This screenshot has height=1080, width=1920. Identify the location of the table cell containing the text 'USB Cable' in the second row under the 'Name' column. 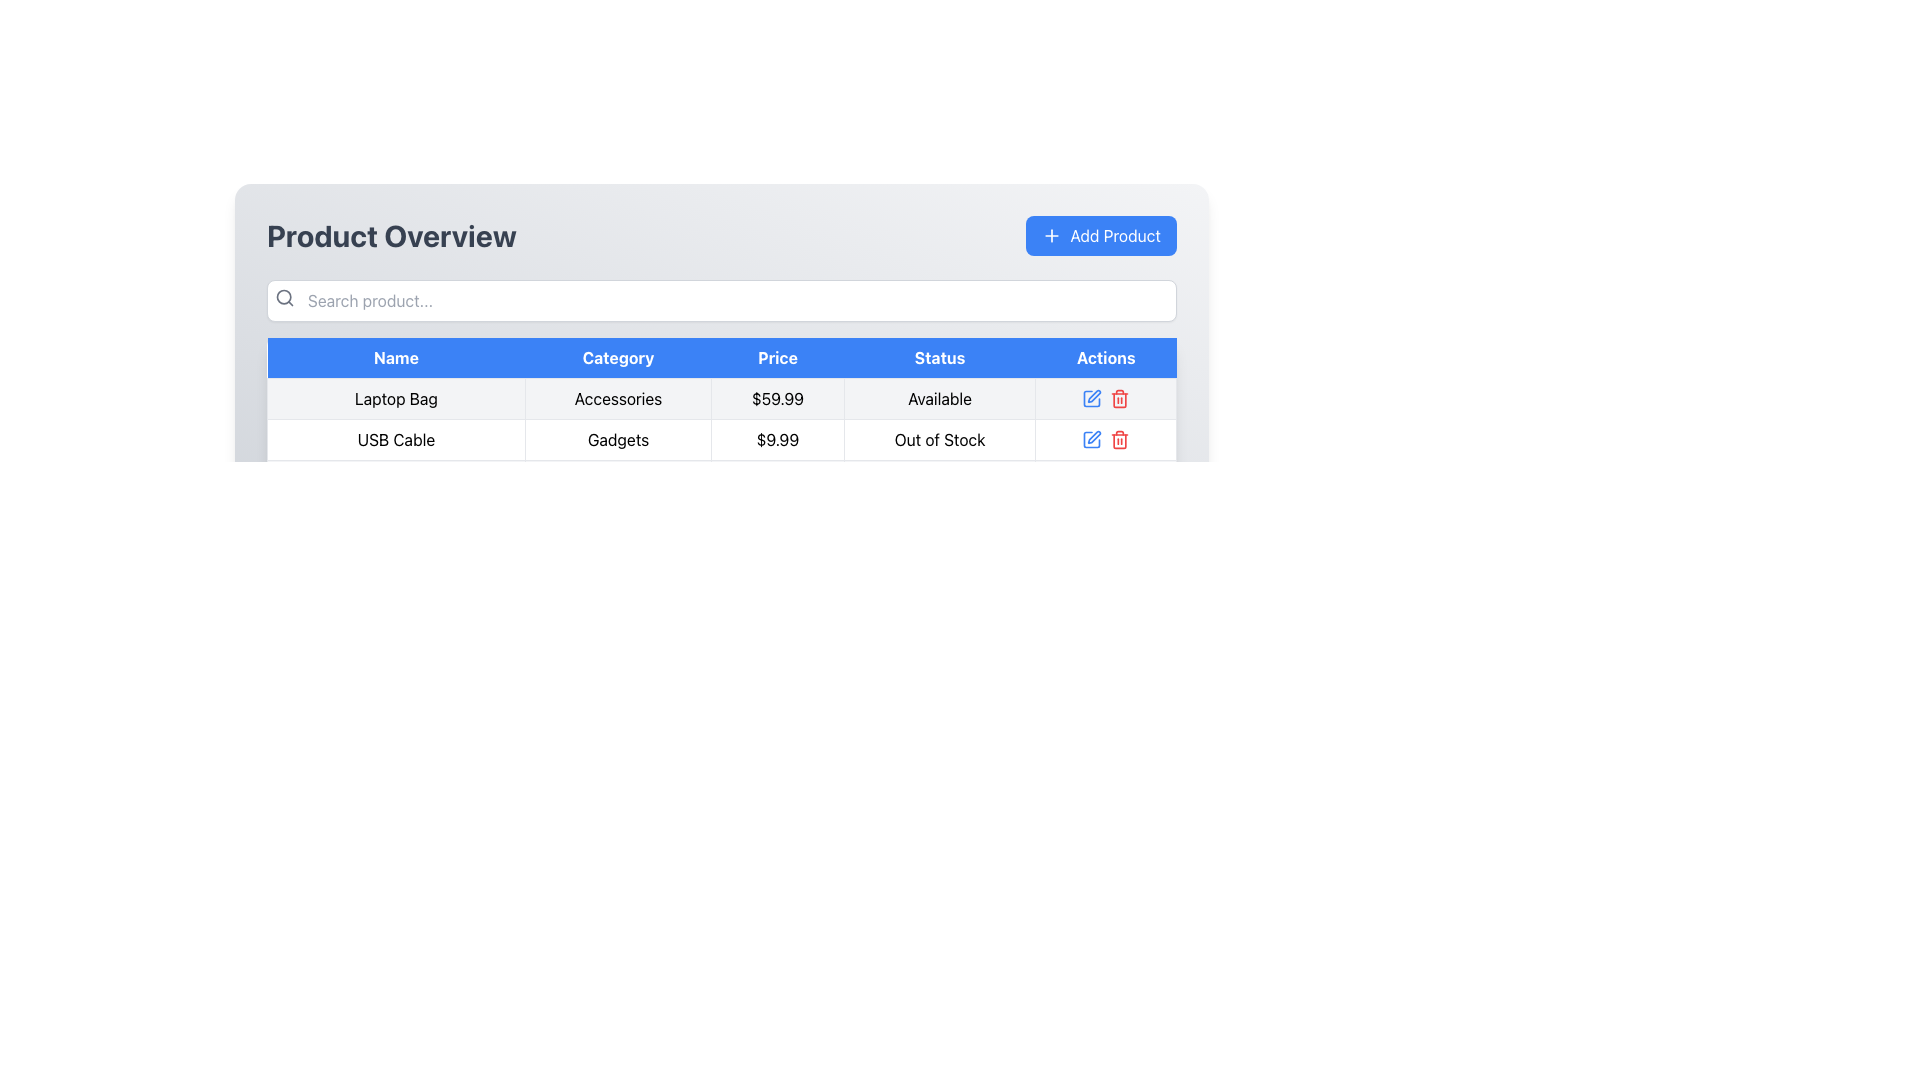
(396, 438).